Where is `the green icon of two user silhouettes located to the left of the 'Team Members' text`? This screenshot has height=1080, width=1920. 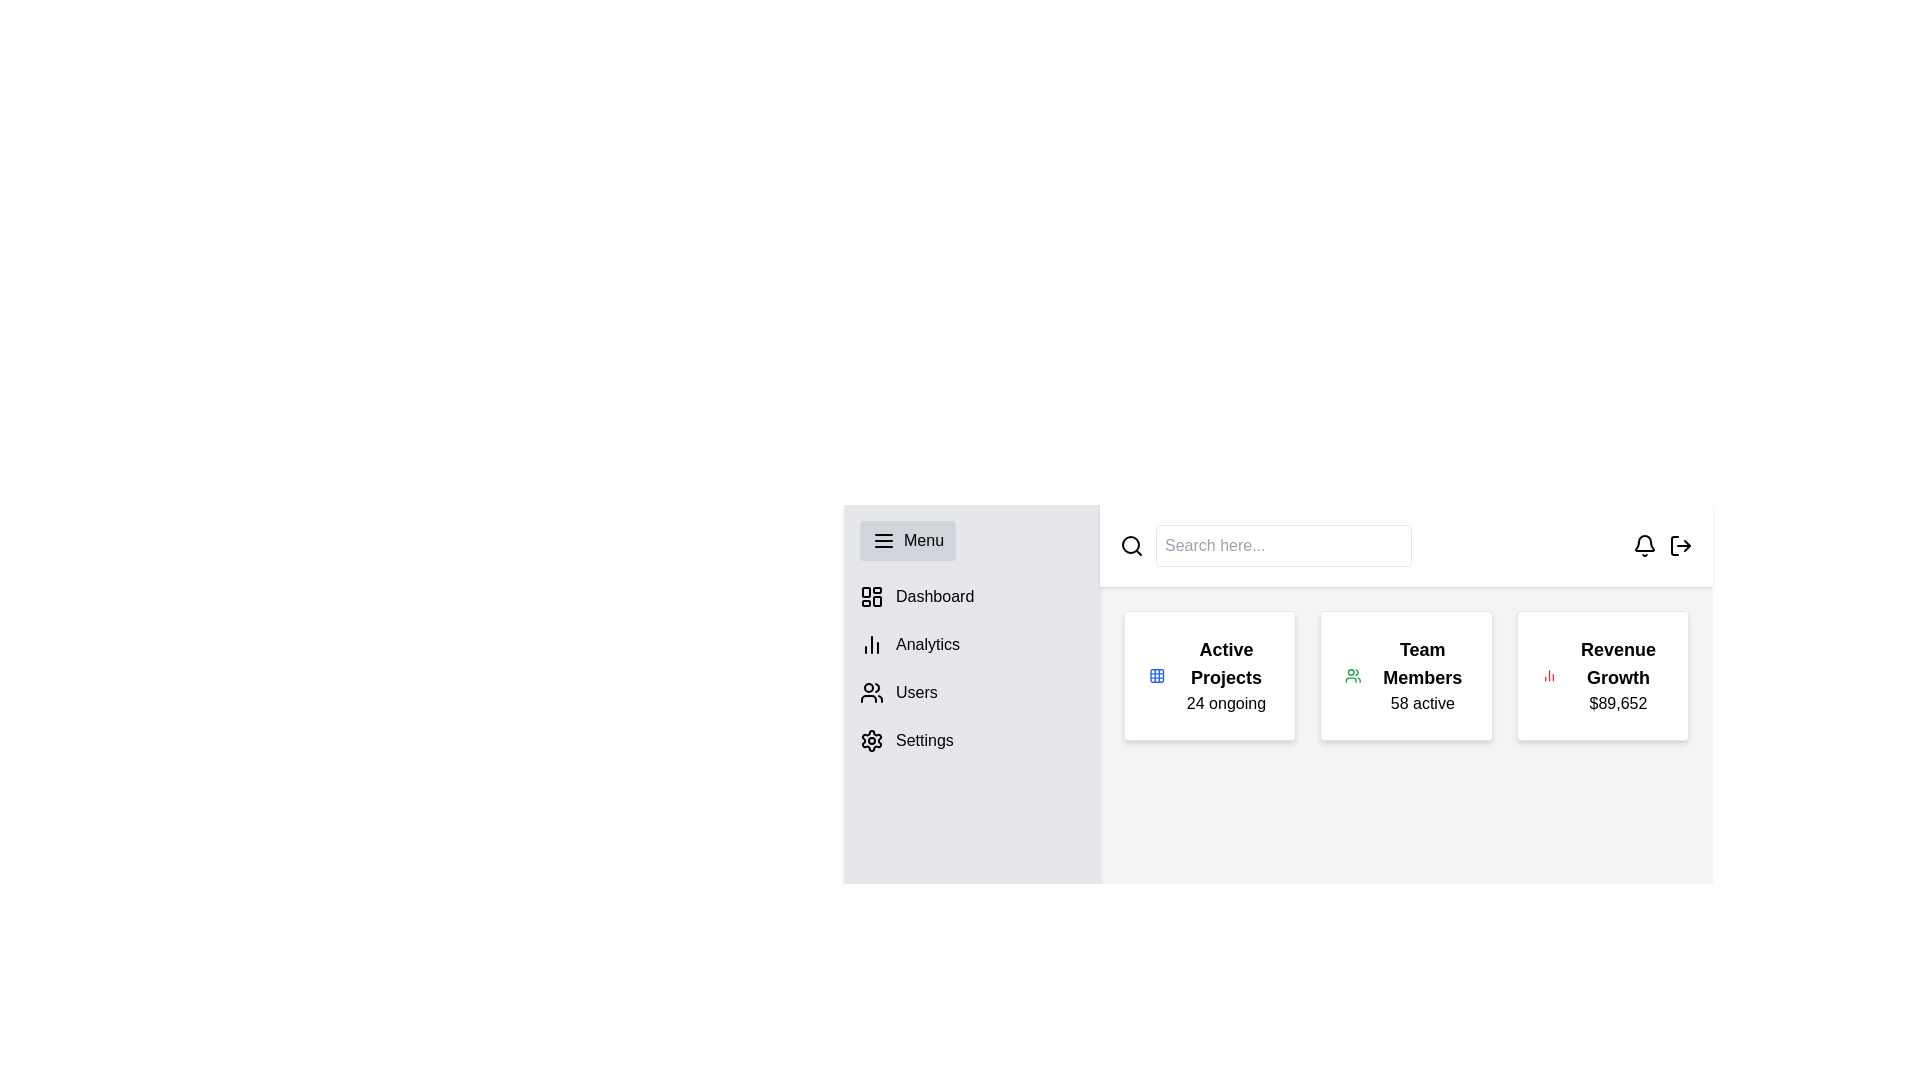 the green icon of two user silhouettes located to the left of the 'Team Members' text is located at coordinates (1353, 675).